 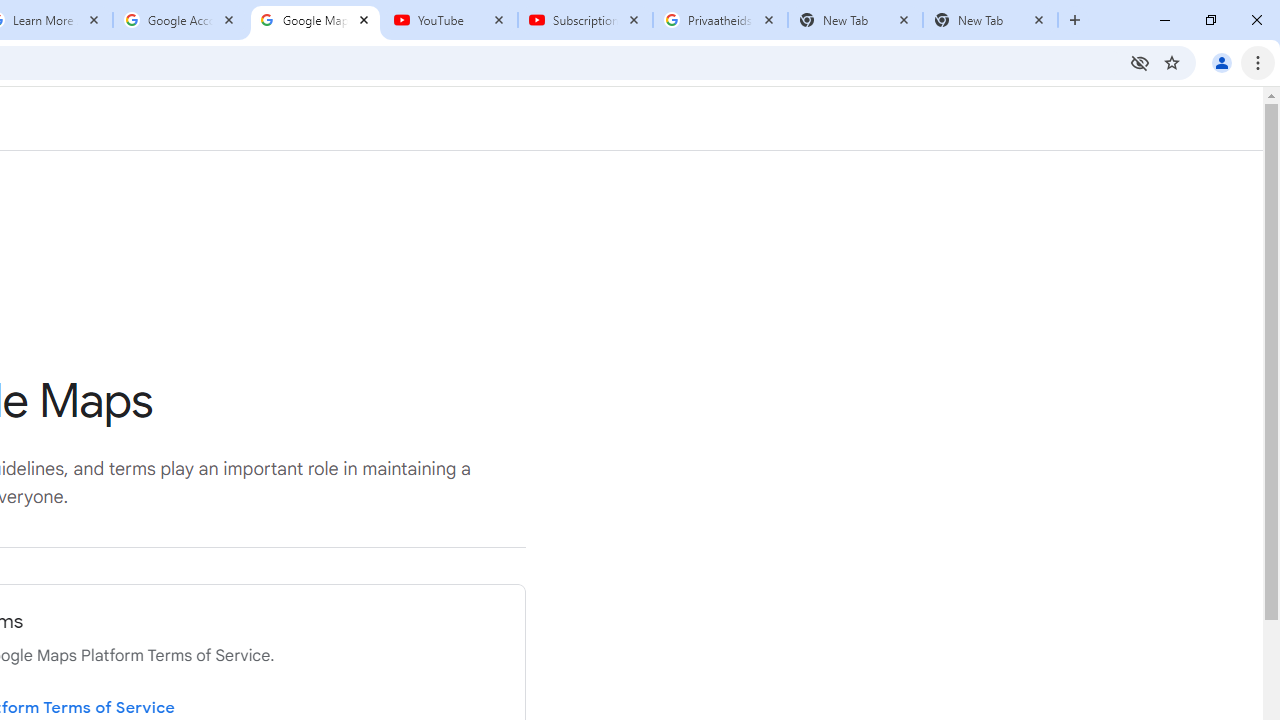 What do you see at coordinates (180, 20) in the screenshot?
I see `'Google Account'` at bounding box center [180, 20].